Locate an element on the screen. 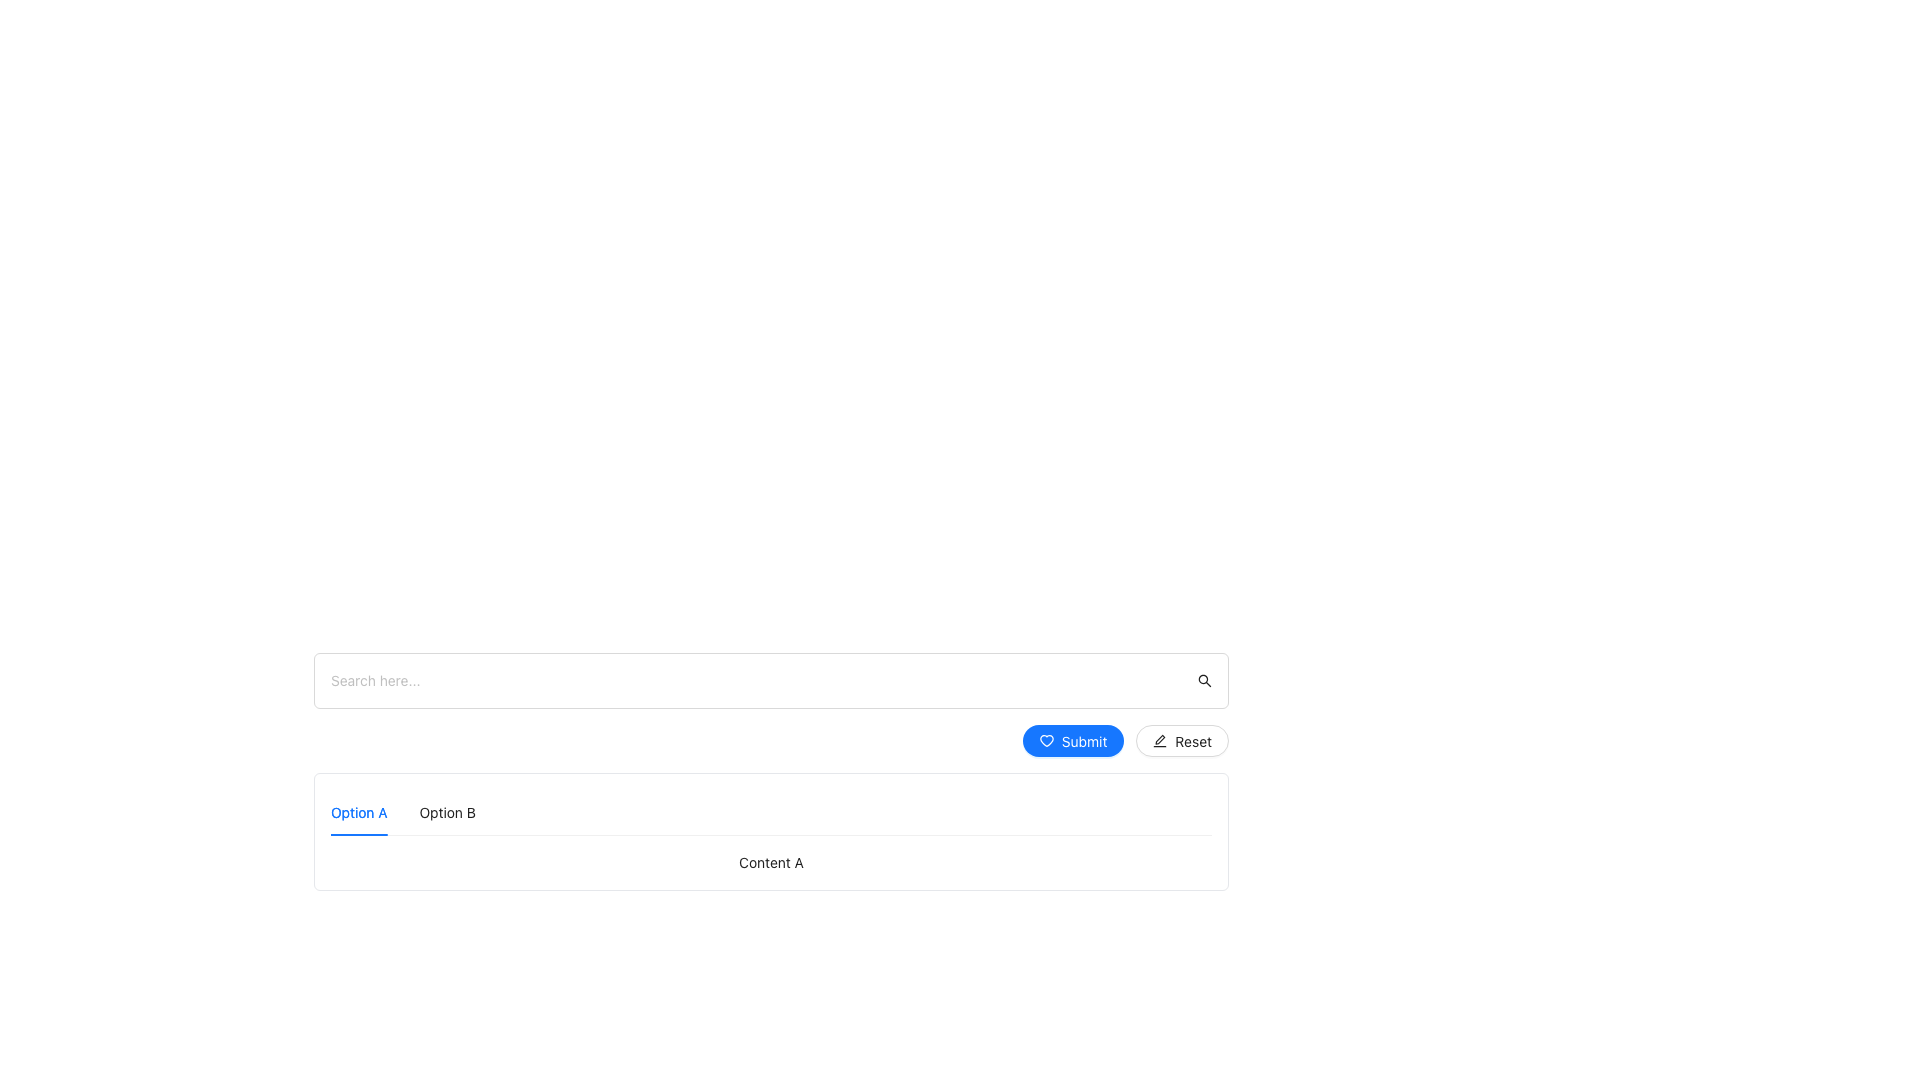 The height and width of the screenshot is (1080, 1920). the second tab in the horizontal tab row that corresponds to 'Option B' is located at coordinates (446, 813).